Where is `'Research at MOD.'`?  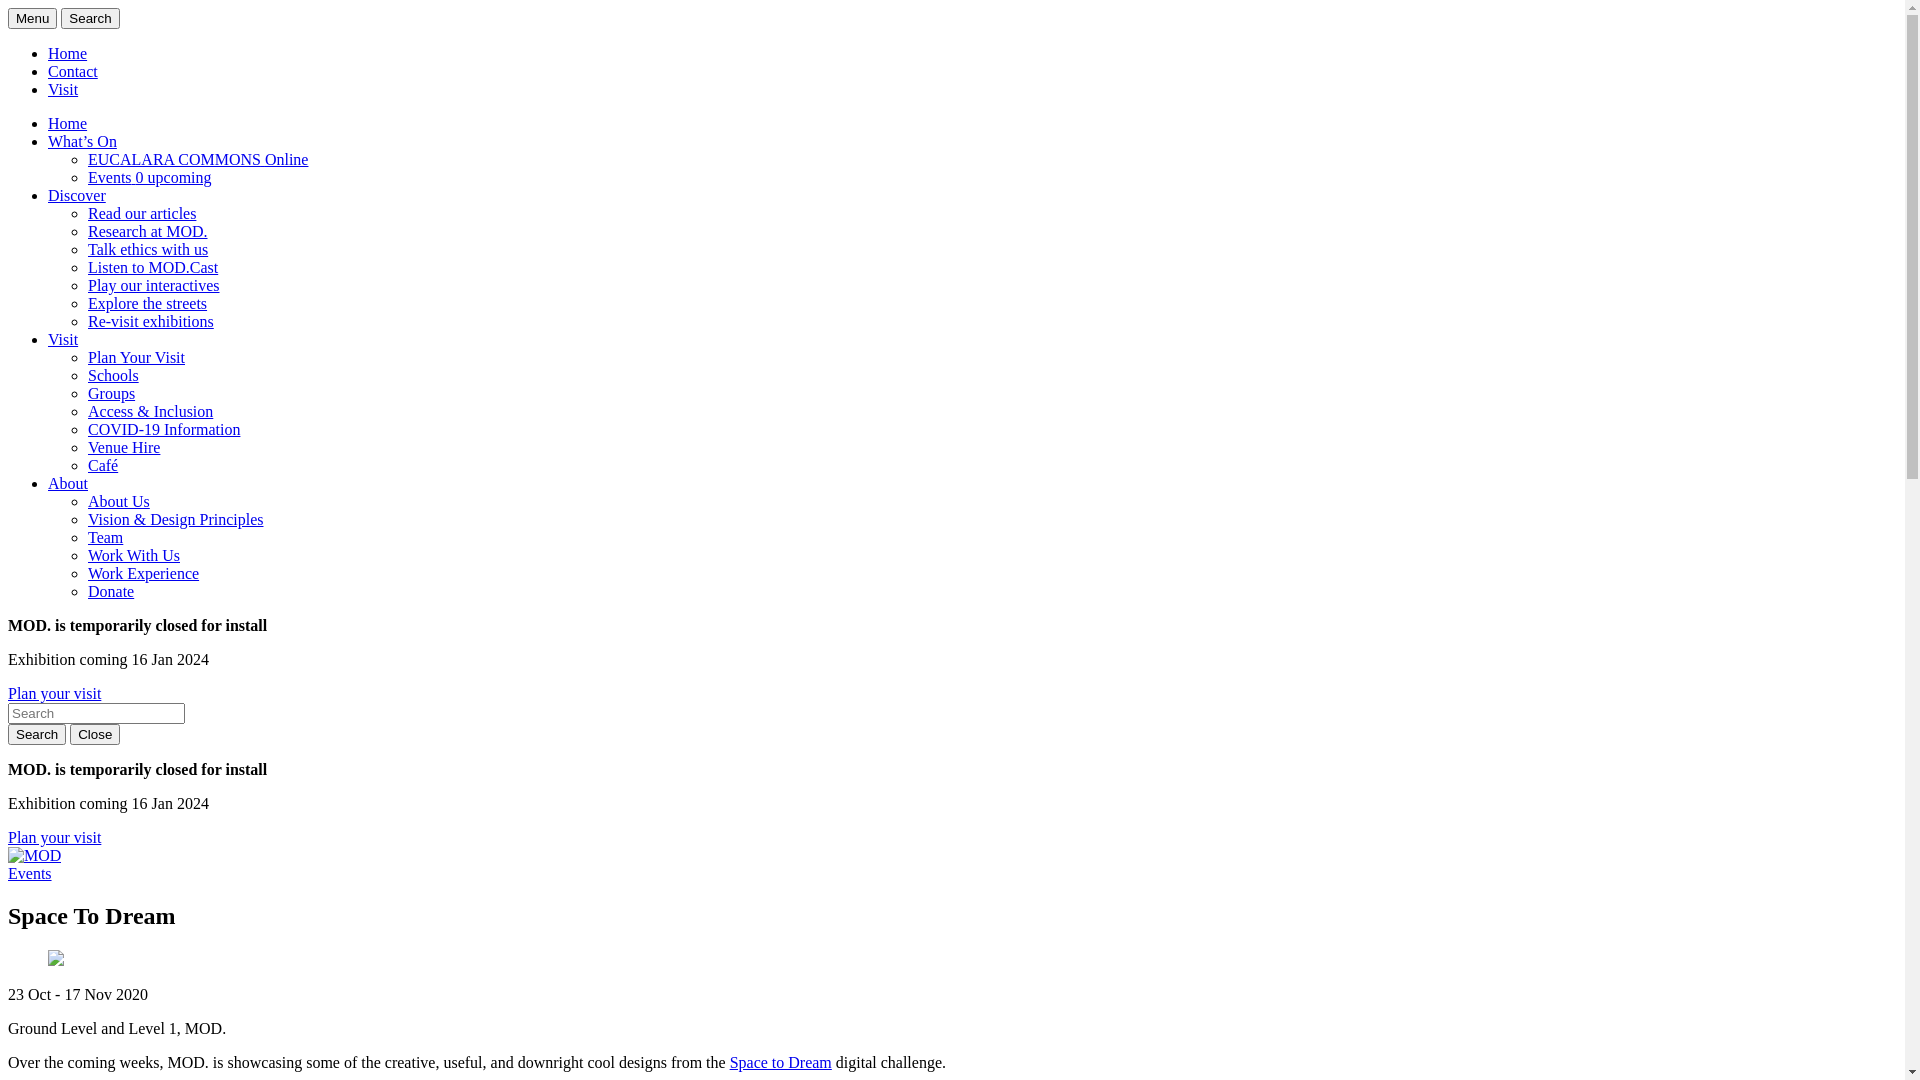
'Research at MOD.' is located at coordinates (147, 230).